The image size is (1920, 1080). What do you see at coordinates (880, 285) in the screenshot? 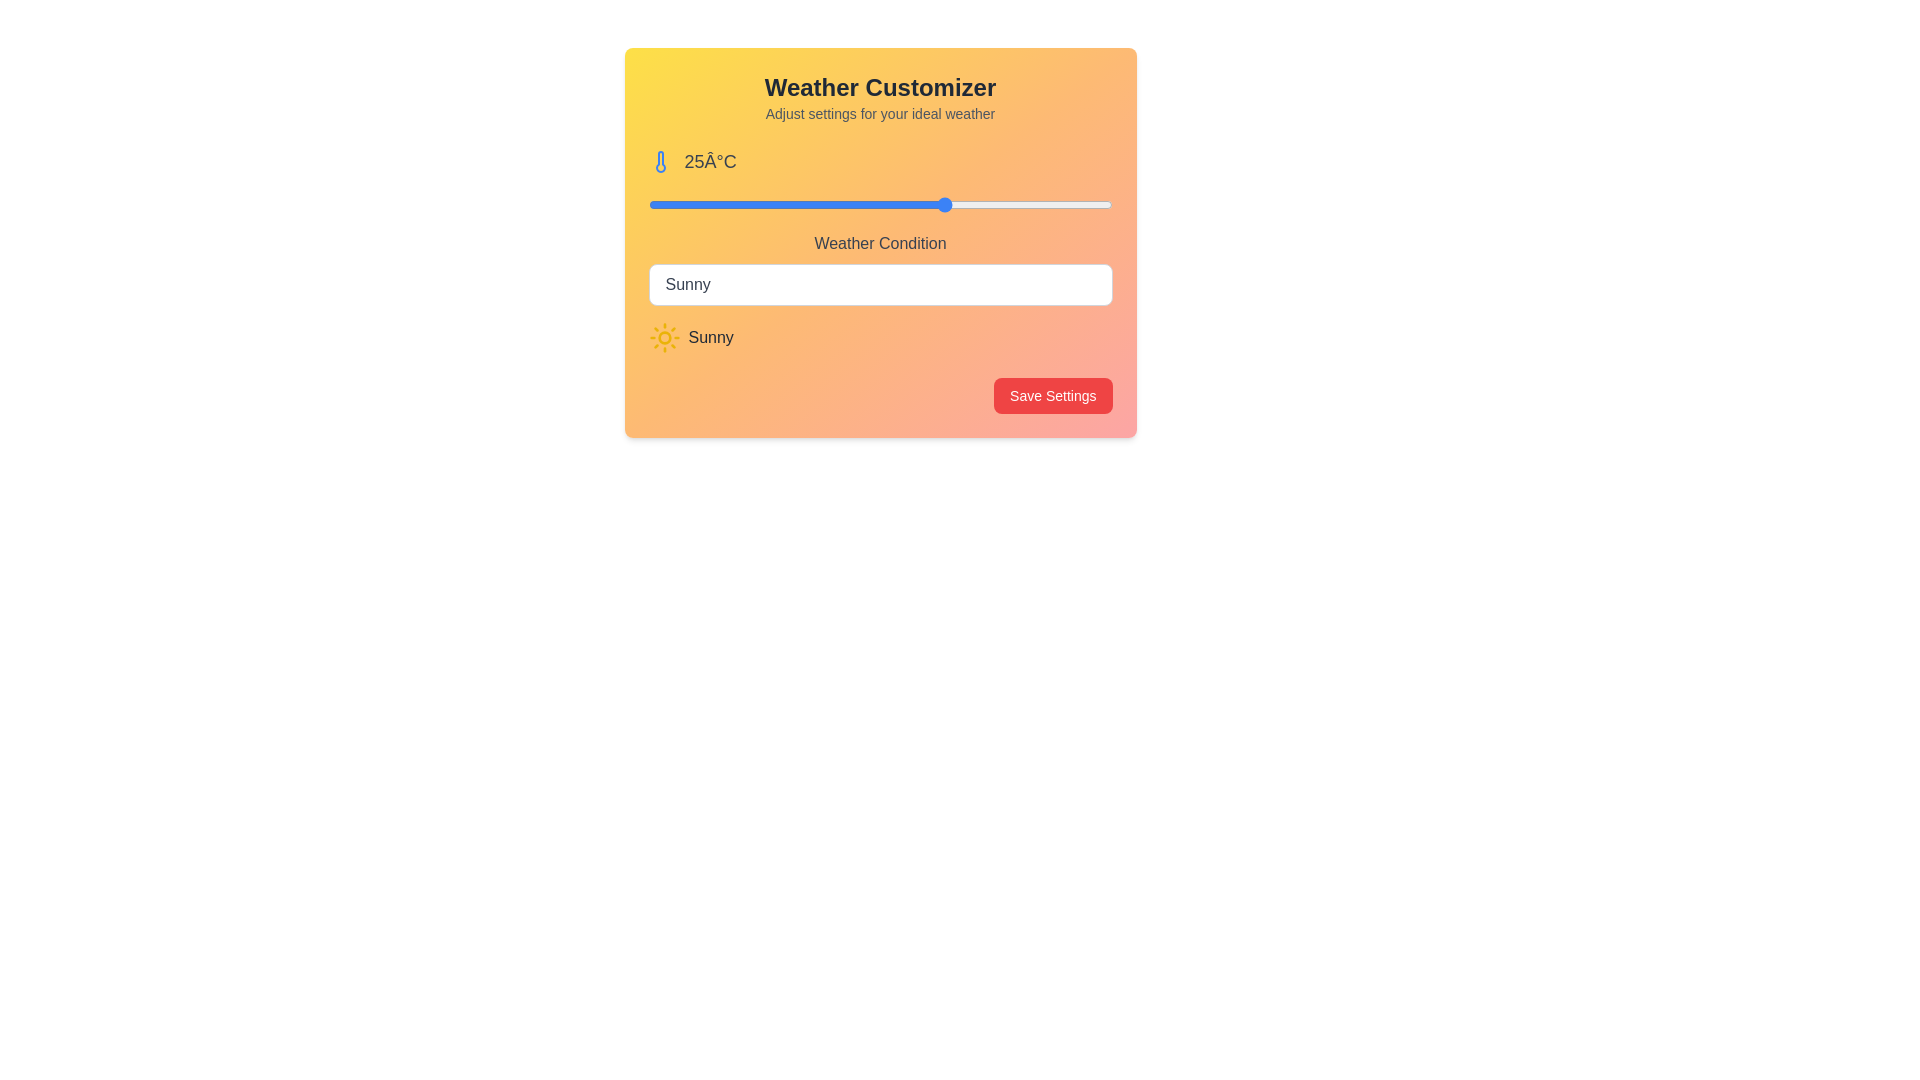
I see `the weather condition Snowy from the dropdown menu` at bounding box center [880, 285].